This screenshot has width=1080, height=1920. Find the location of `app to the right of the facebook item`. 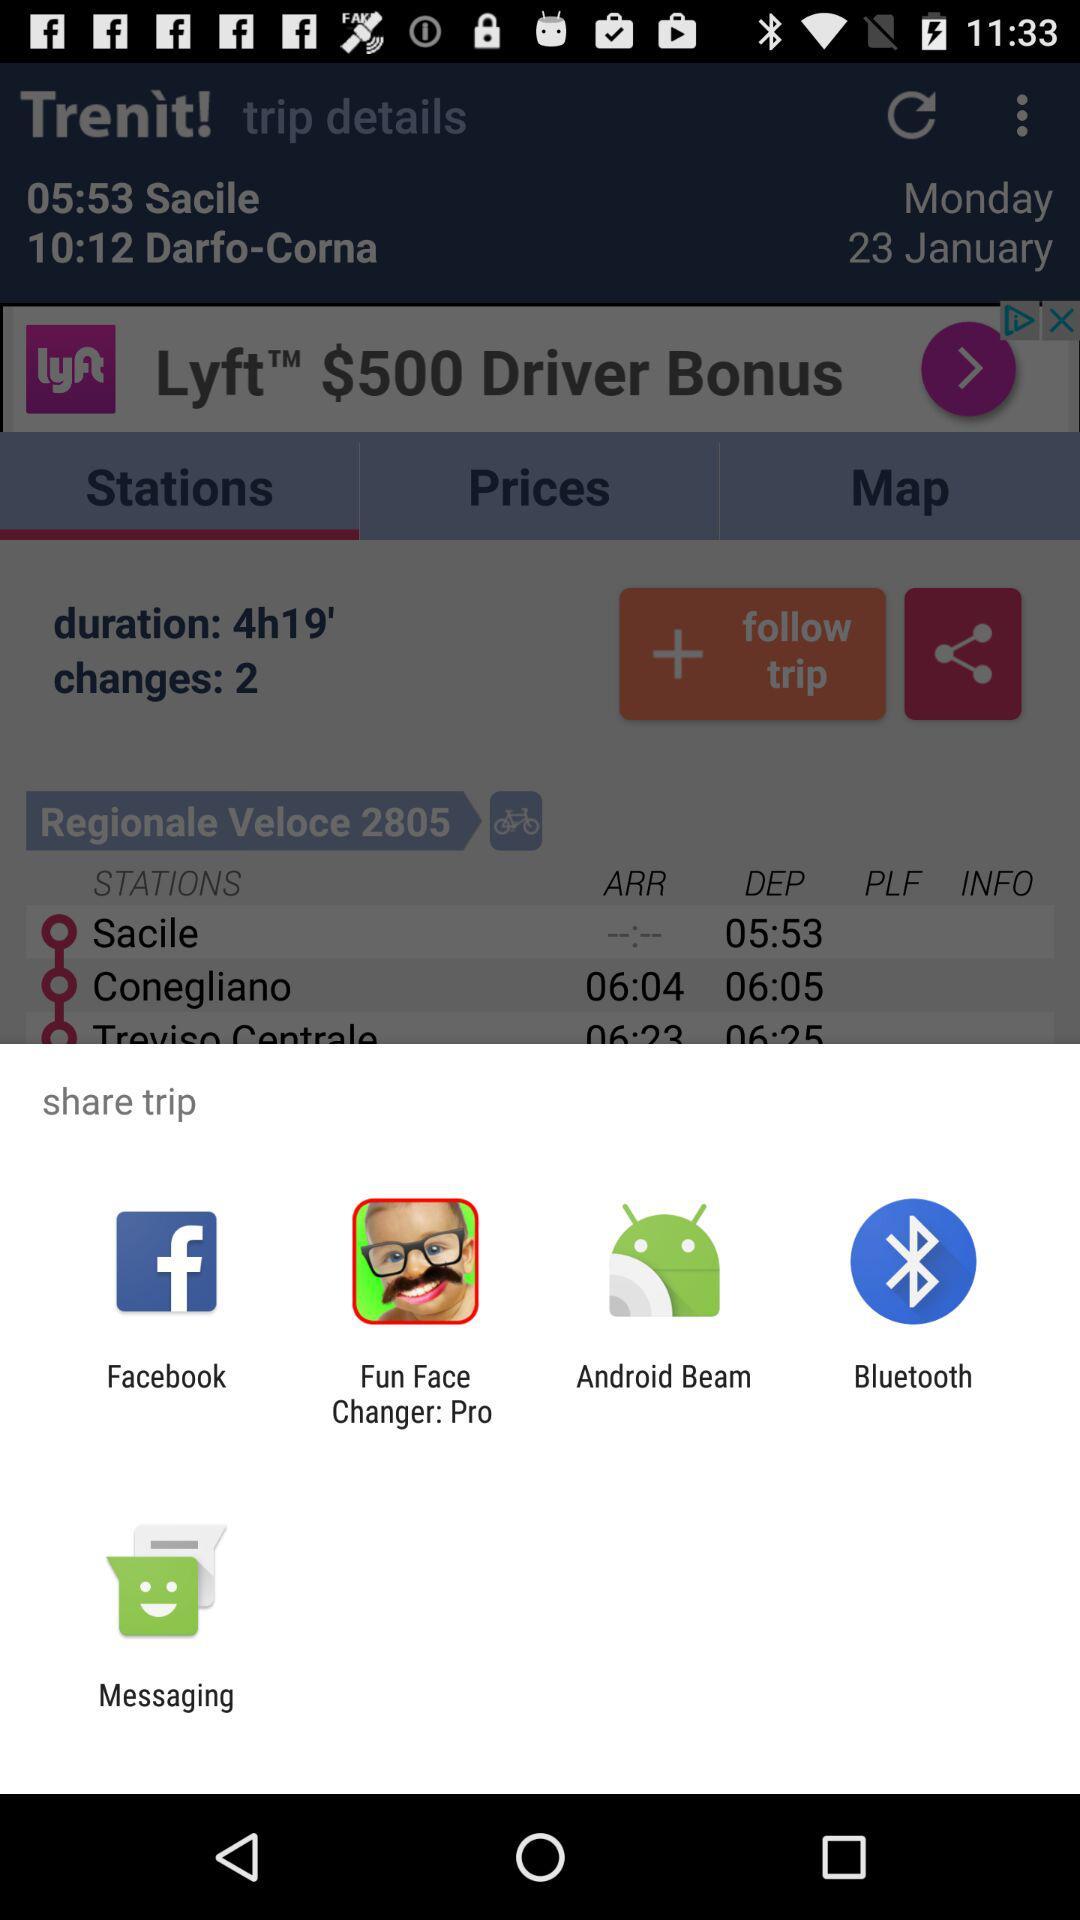

app to the right of the facebook item is located at coordinates (414, 1392).